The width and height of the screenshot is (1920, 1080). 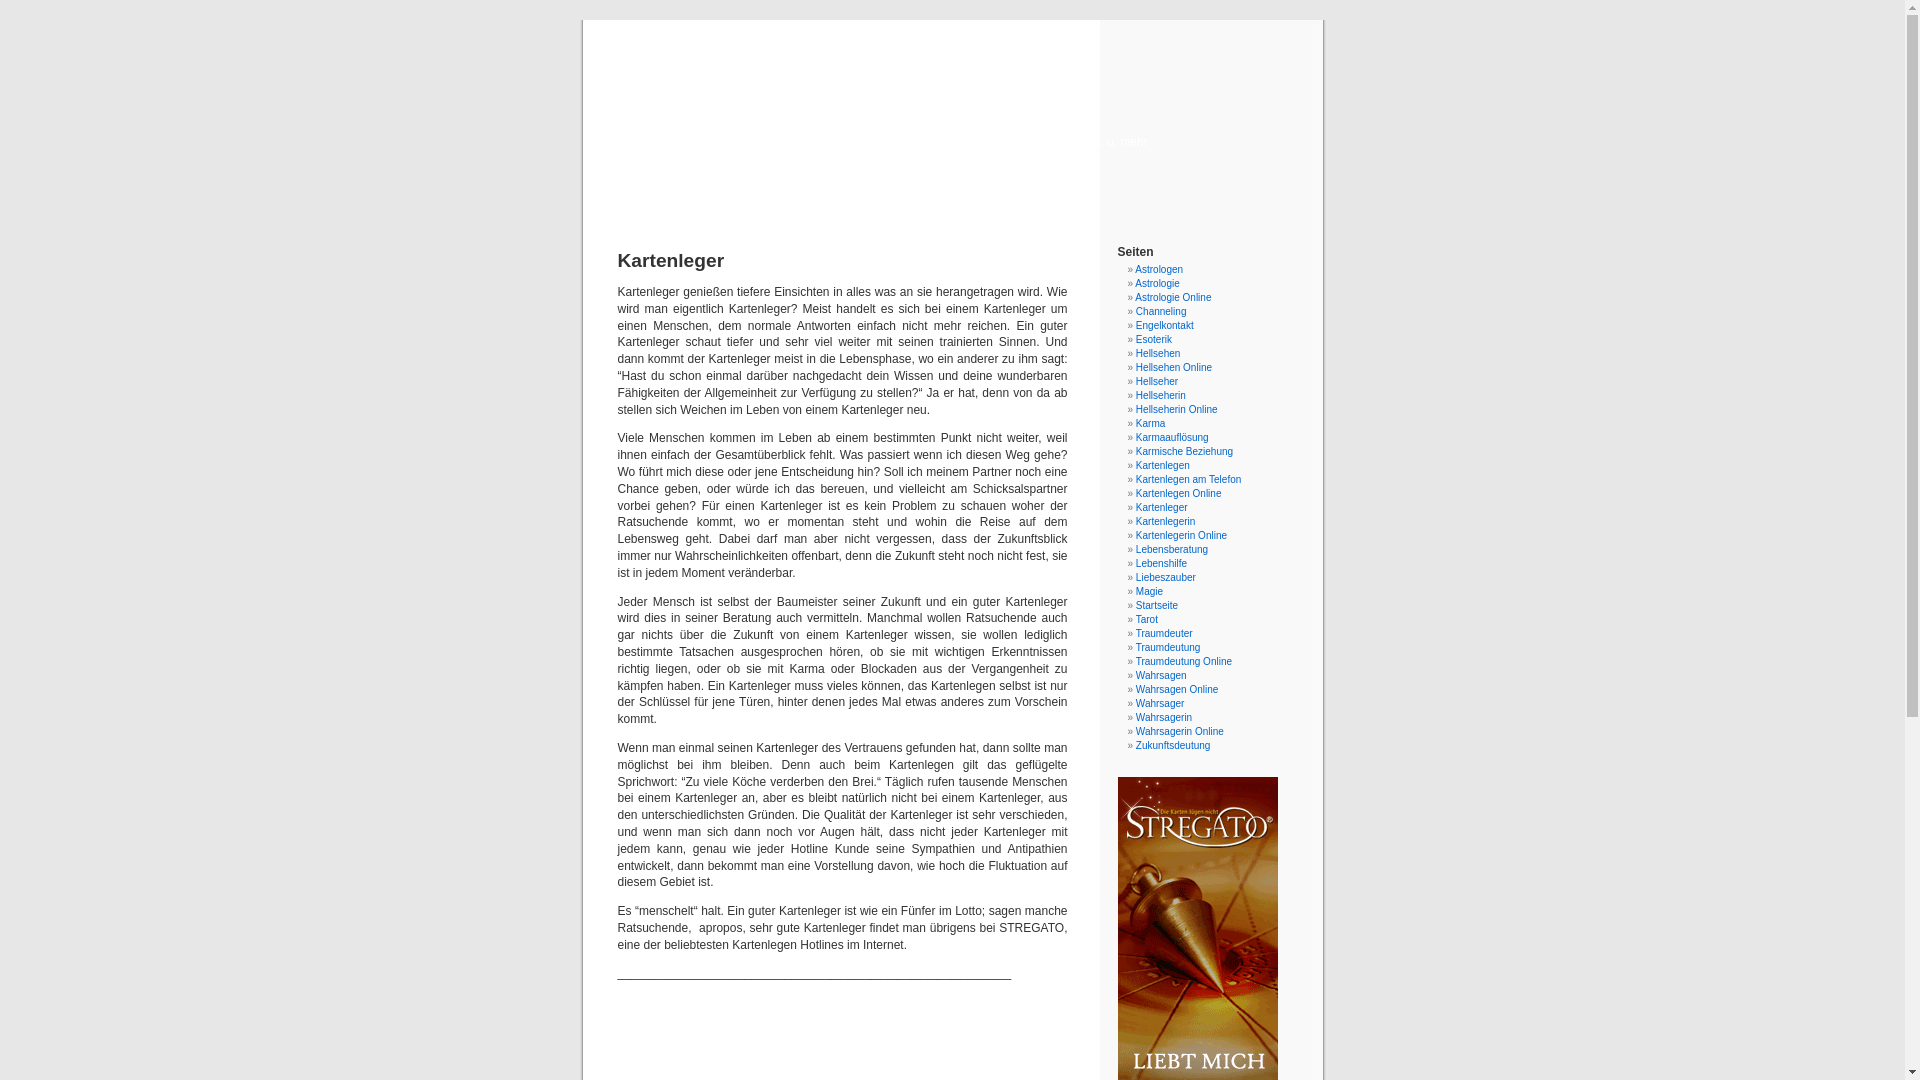 What do you see at coordinates (1147, 618) in the screenshot?
I see `'Tarot'` at bounding box center [1147, 618].